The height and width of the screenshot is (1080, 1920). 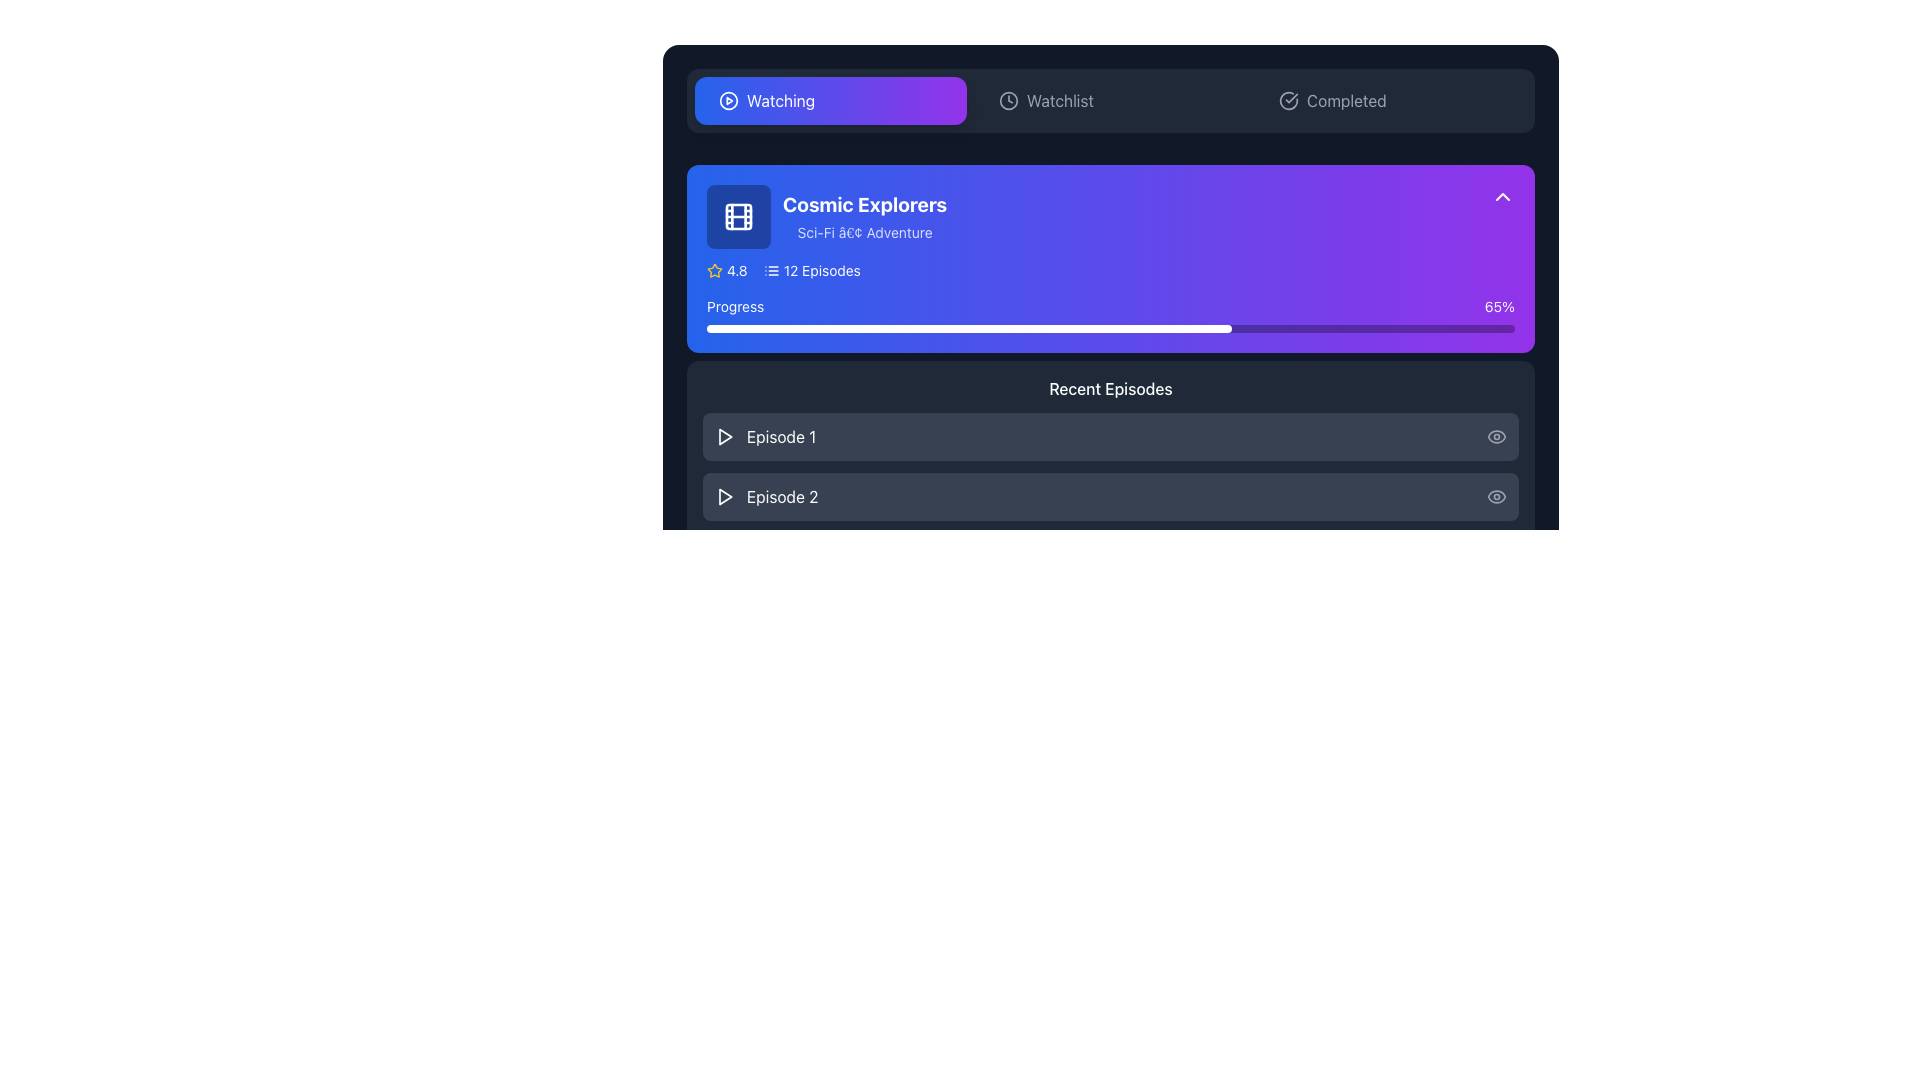 I want to click on progress bar, so click(x=1329, y=327).